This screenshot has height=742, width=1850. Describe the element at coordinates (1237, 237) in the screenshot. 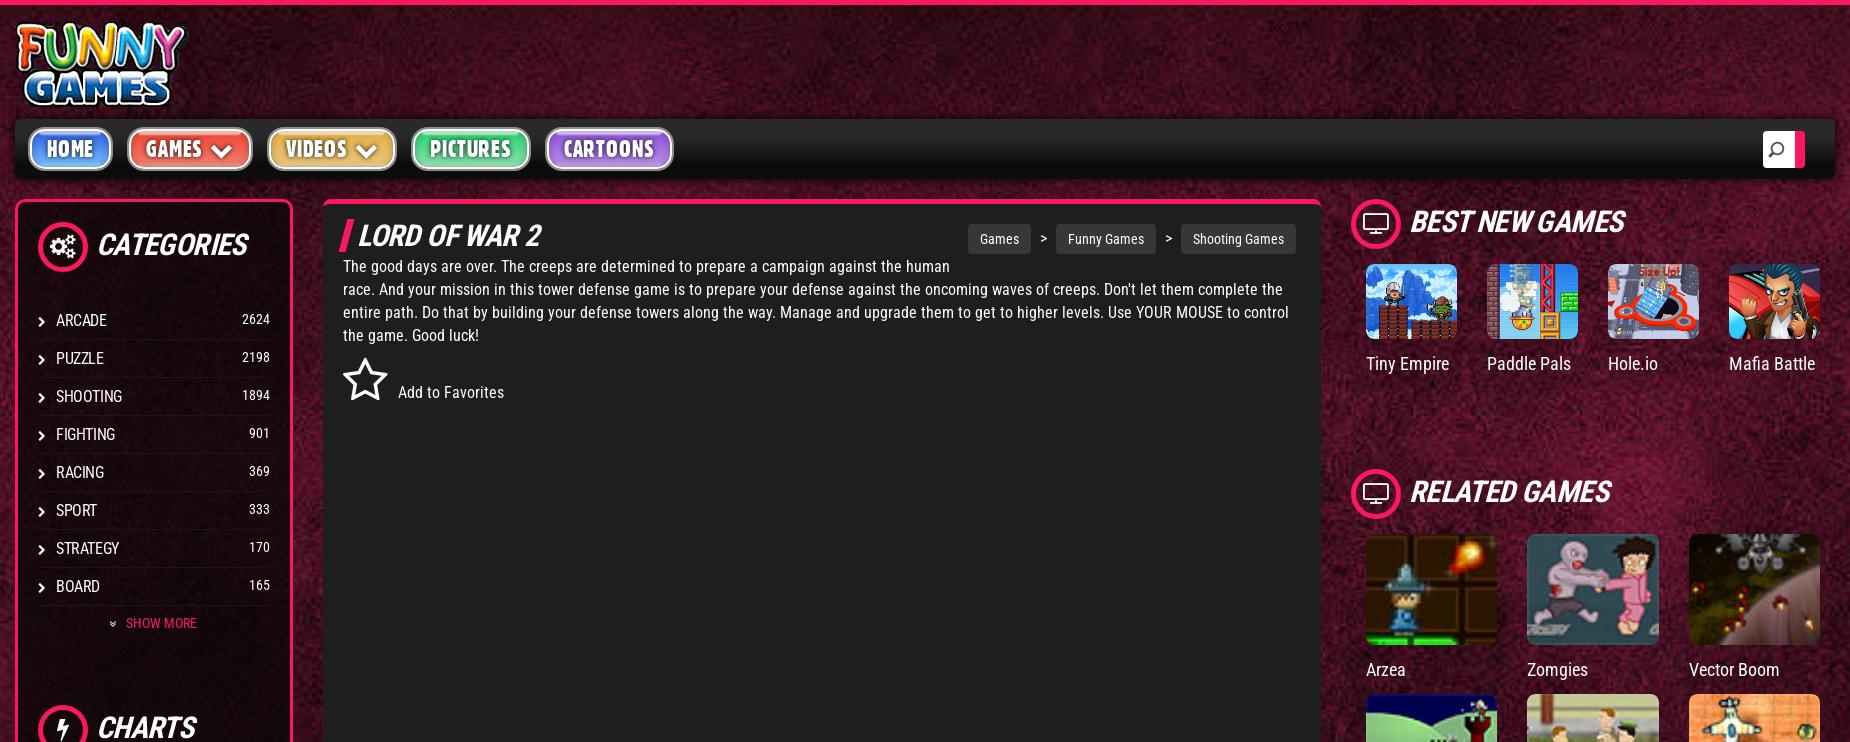

I see `'Shooting Games'` at that location.